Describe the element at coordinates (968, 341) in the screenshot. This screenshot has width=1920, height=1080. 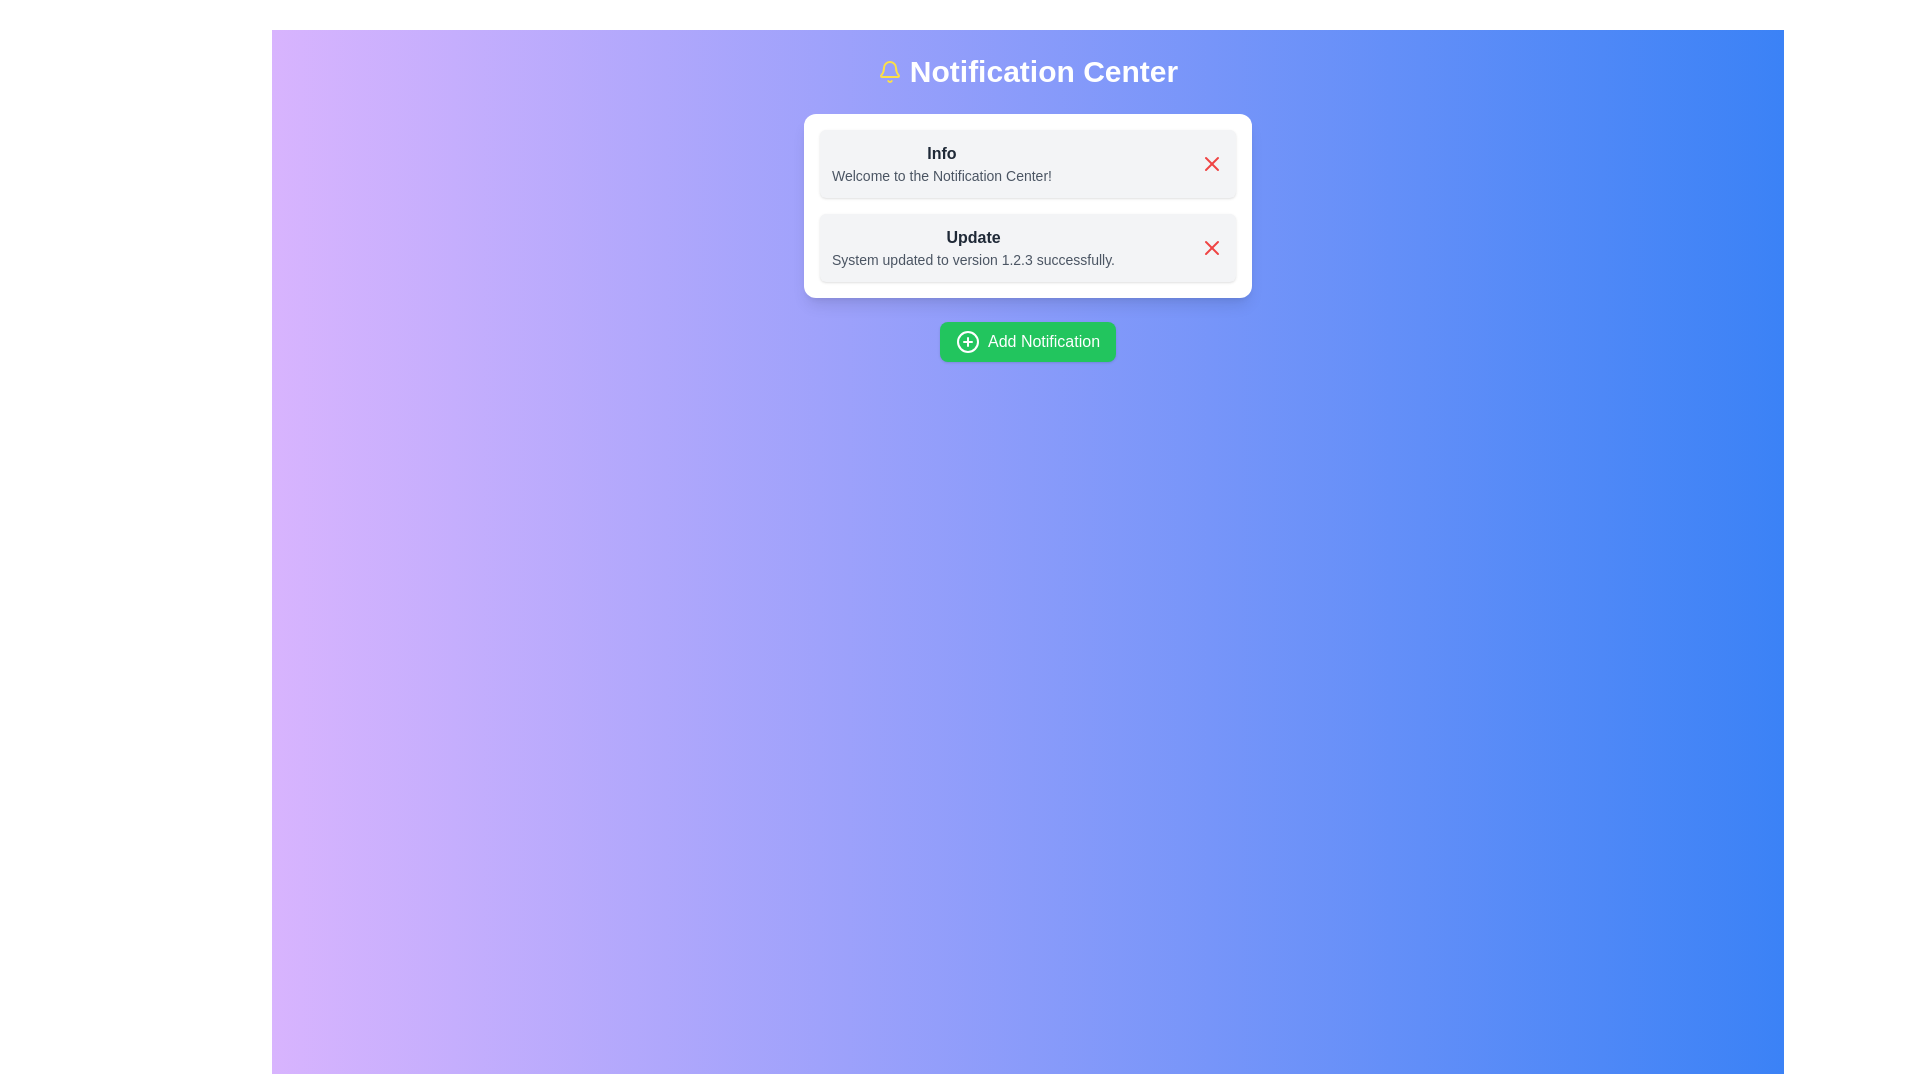
I see `the circular SVG element that is centered within the green 'Add Notification' button, which forms part of the plus icon` at that location.